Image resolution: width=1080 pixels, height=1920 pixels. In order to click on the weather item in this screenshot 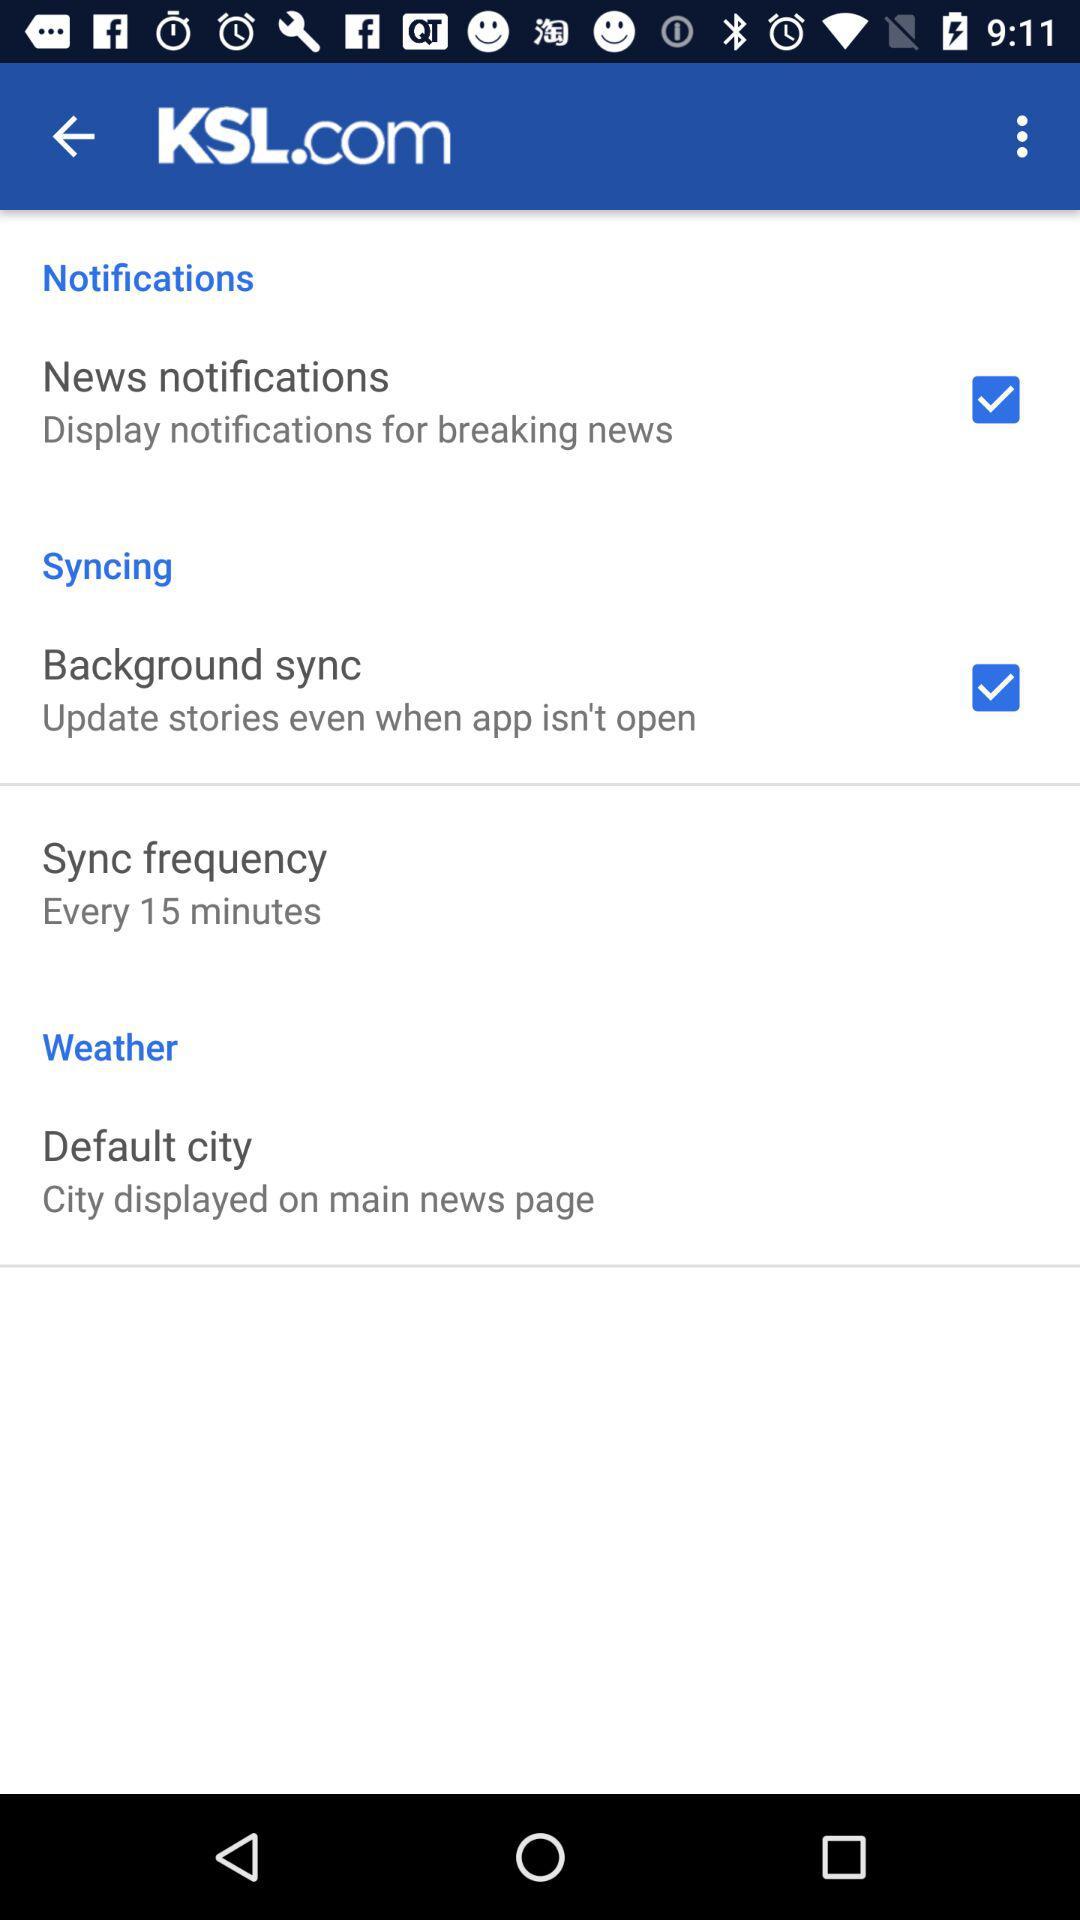, I will do `click(540, 1025)`.